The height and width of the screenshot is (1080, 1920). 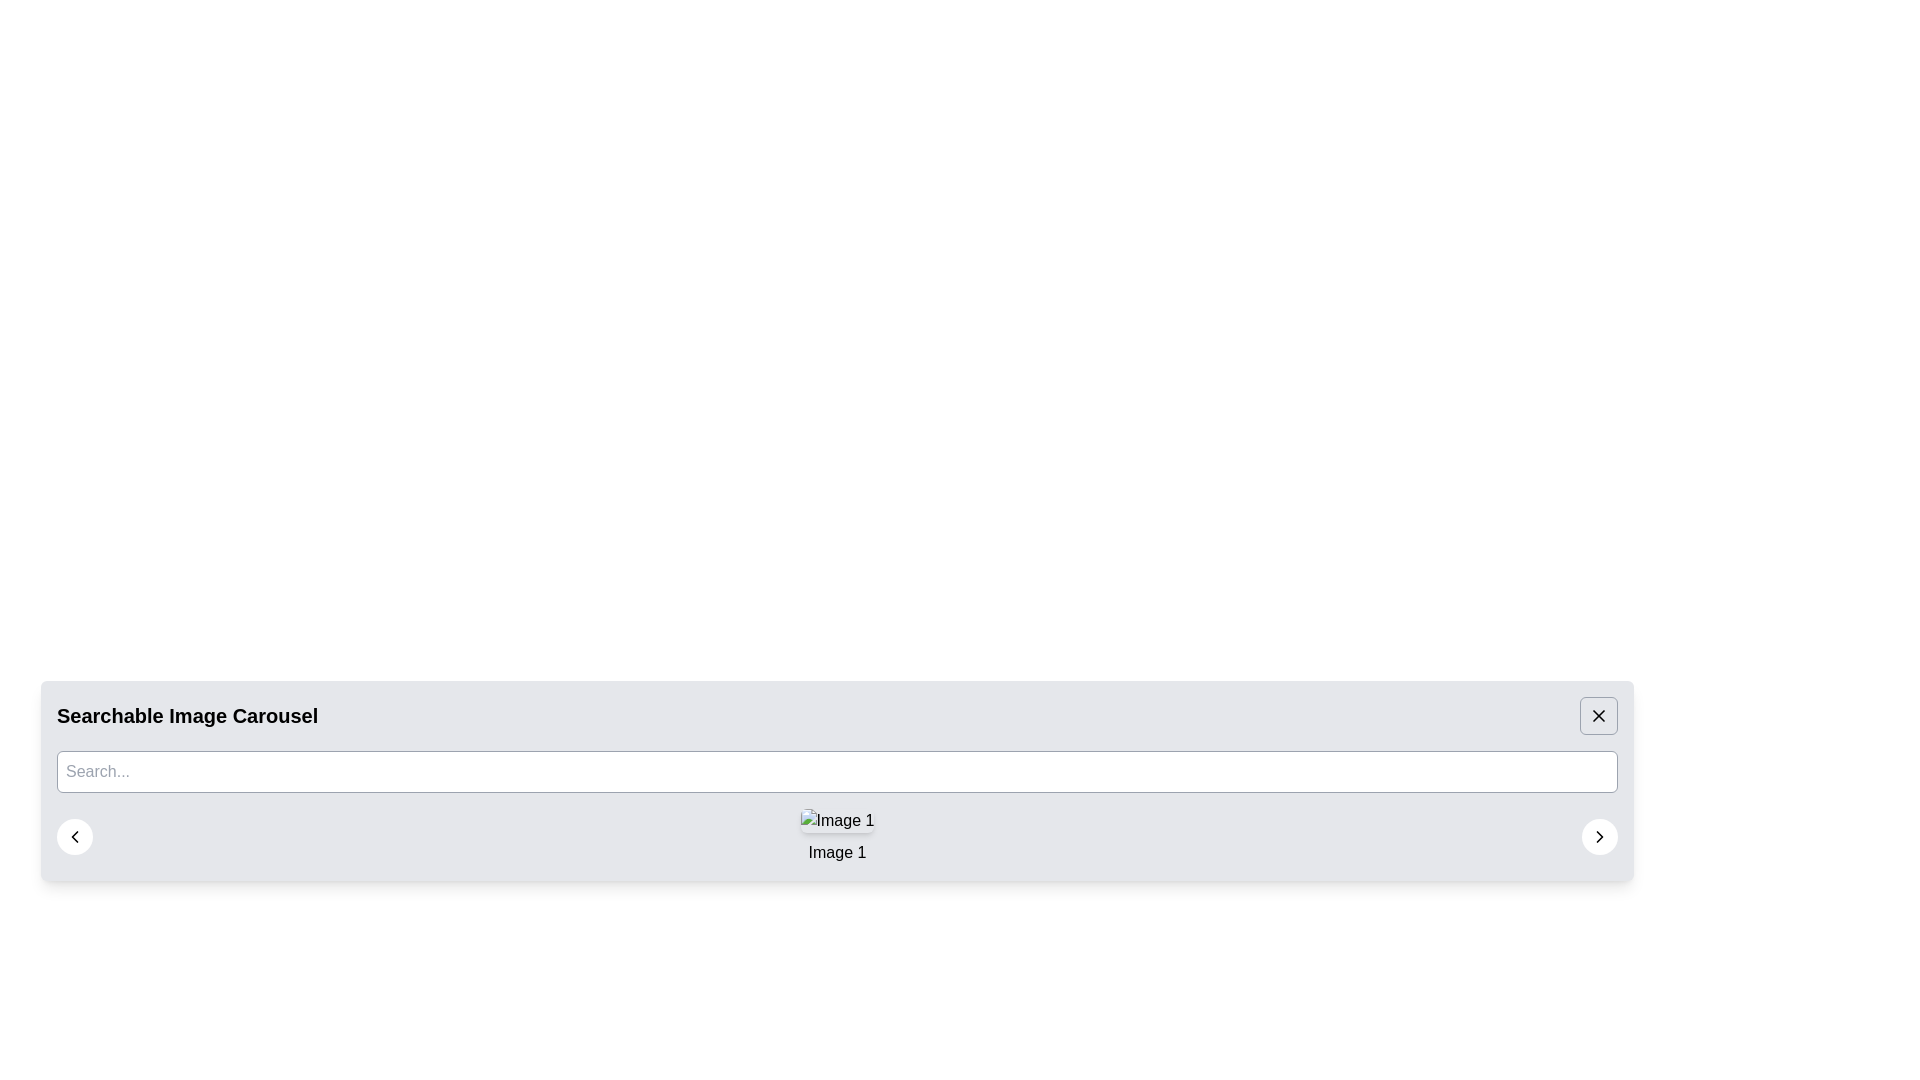 I want to click on the close button located at the top-right corner of the 'Searchable Image Carousel' header, so click(x=1597, y=715).